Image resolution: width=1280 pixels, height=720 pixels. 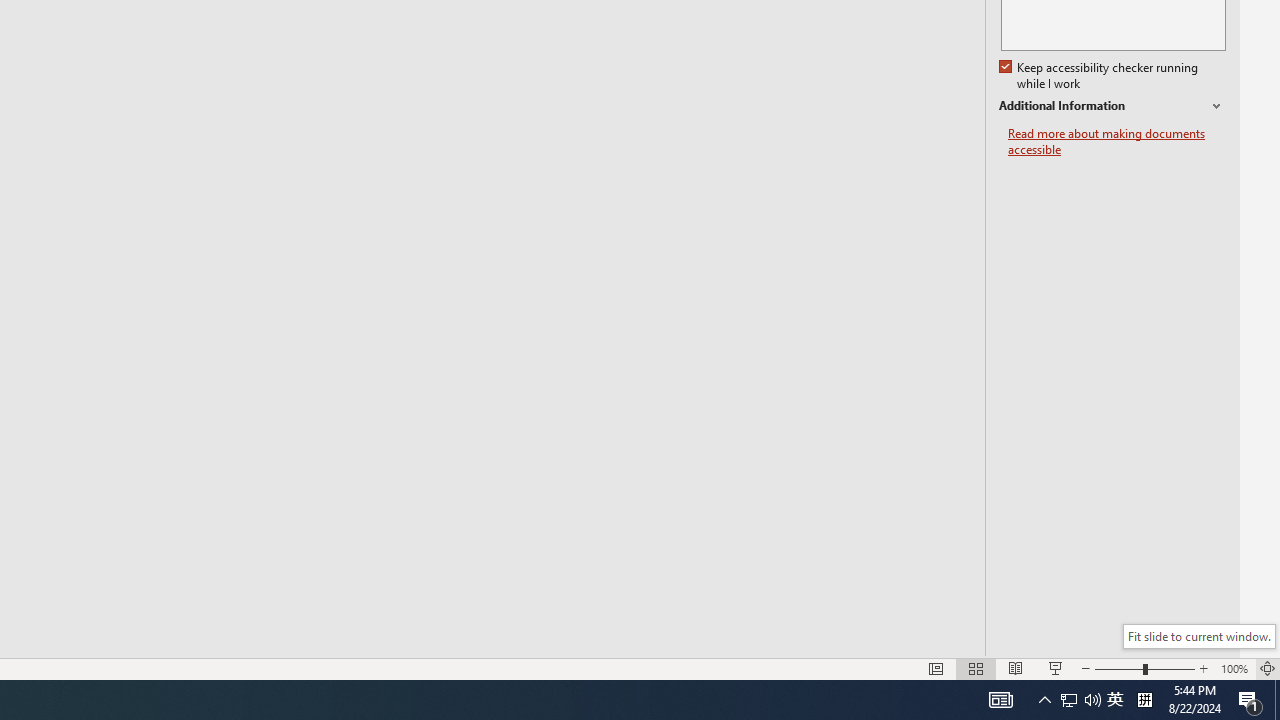 What do you see at coordinates (1099, 75) in the screenshot?
I see `'Keep accessibility checker running while I work'` at bounding box center [1099, 75].